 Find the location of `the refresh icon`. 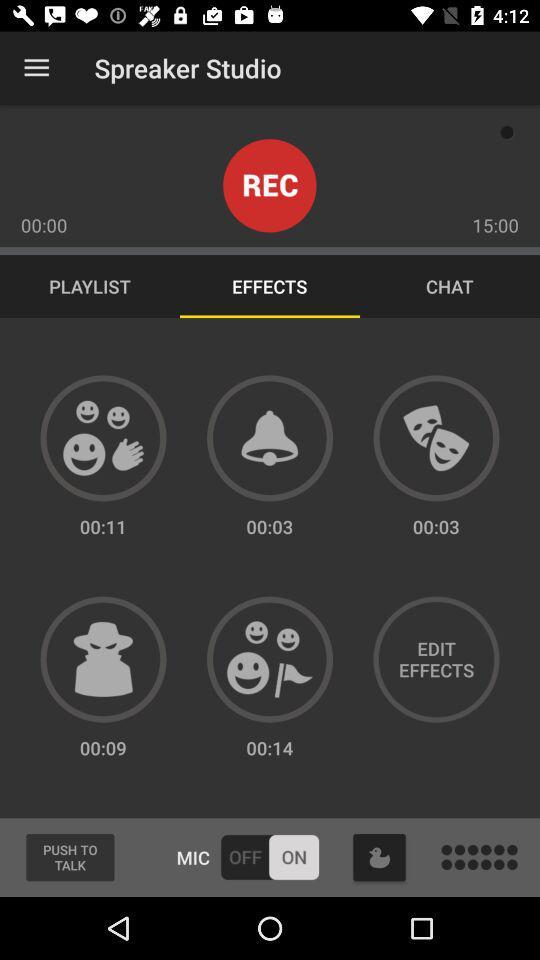

the refresh icon is located at coordinates (379, 856).